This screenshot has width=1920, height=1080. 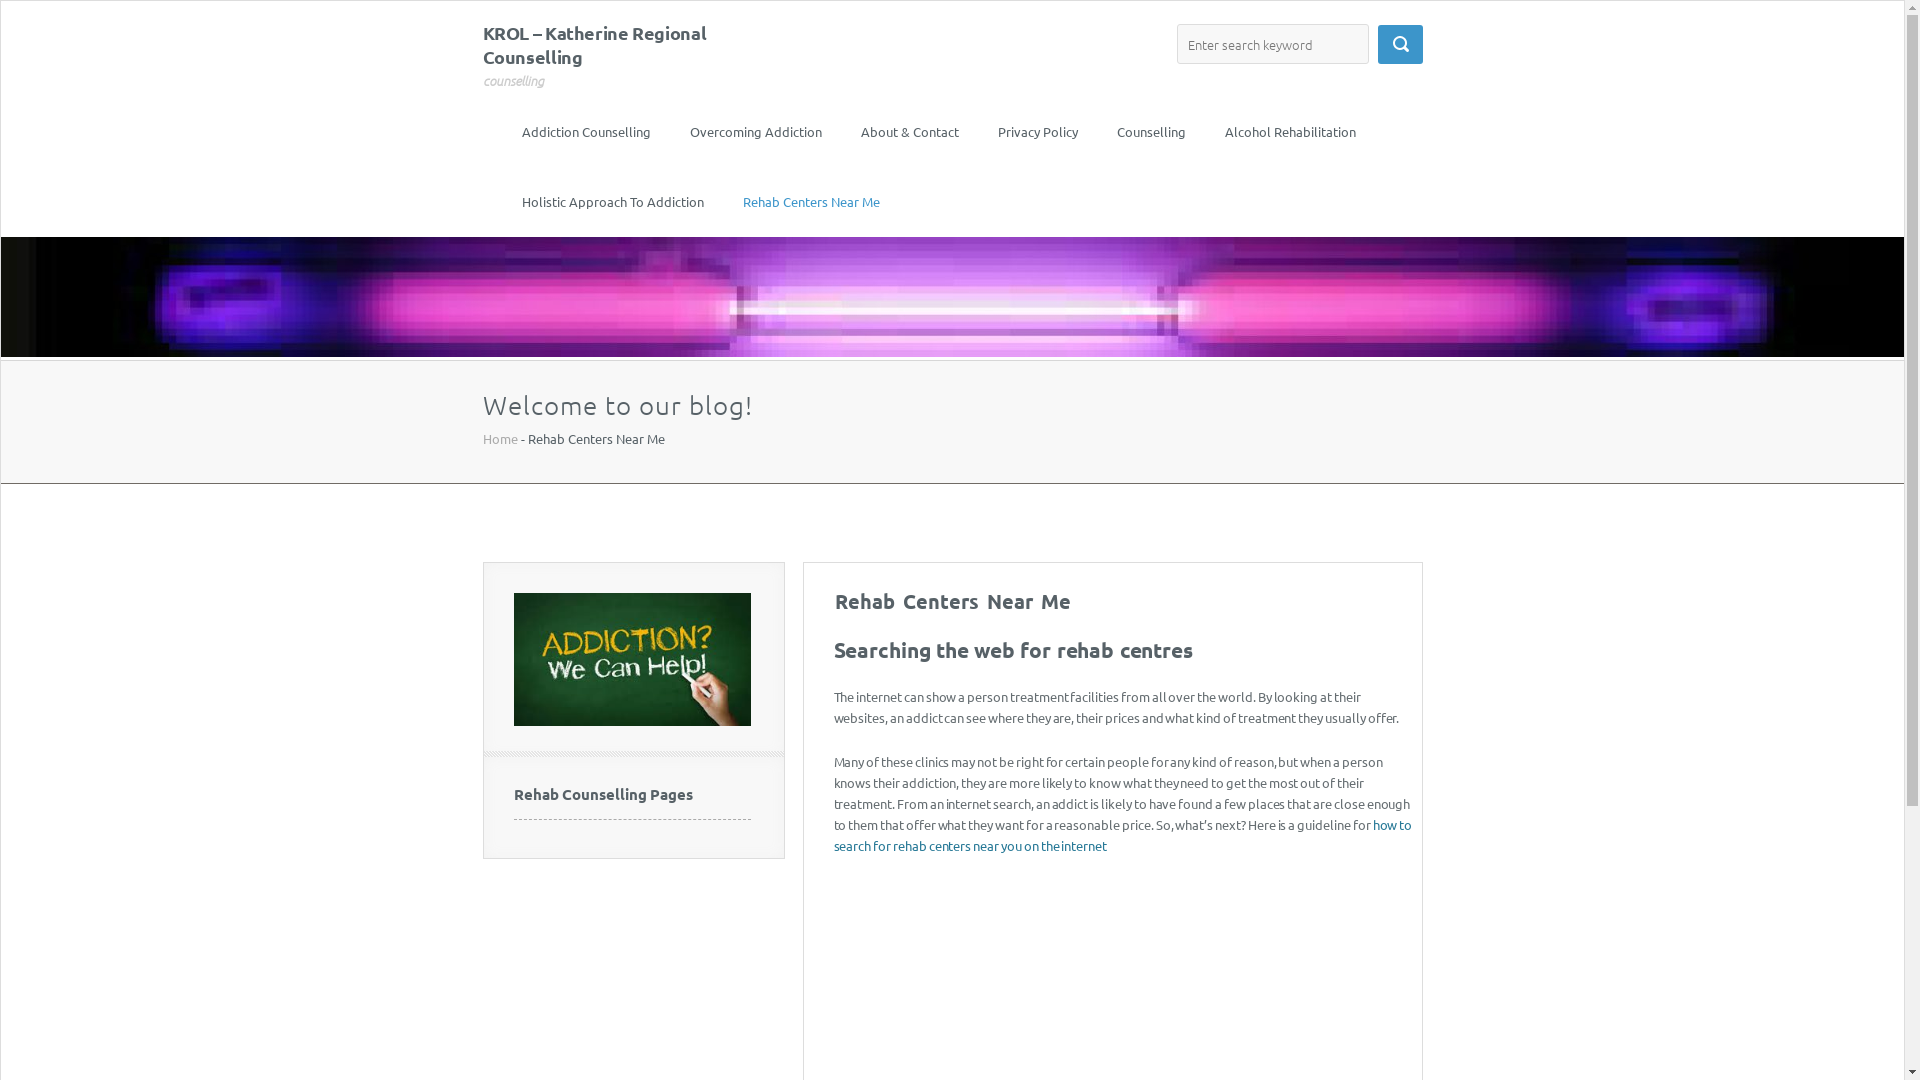 I want to click on 'Overcoming Addiction', so click(x=754, y=131).